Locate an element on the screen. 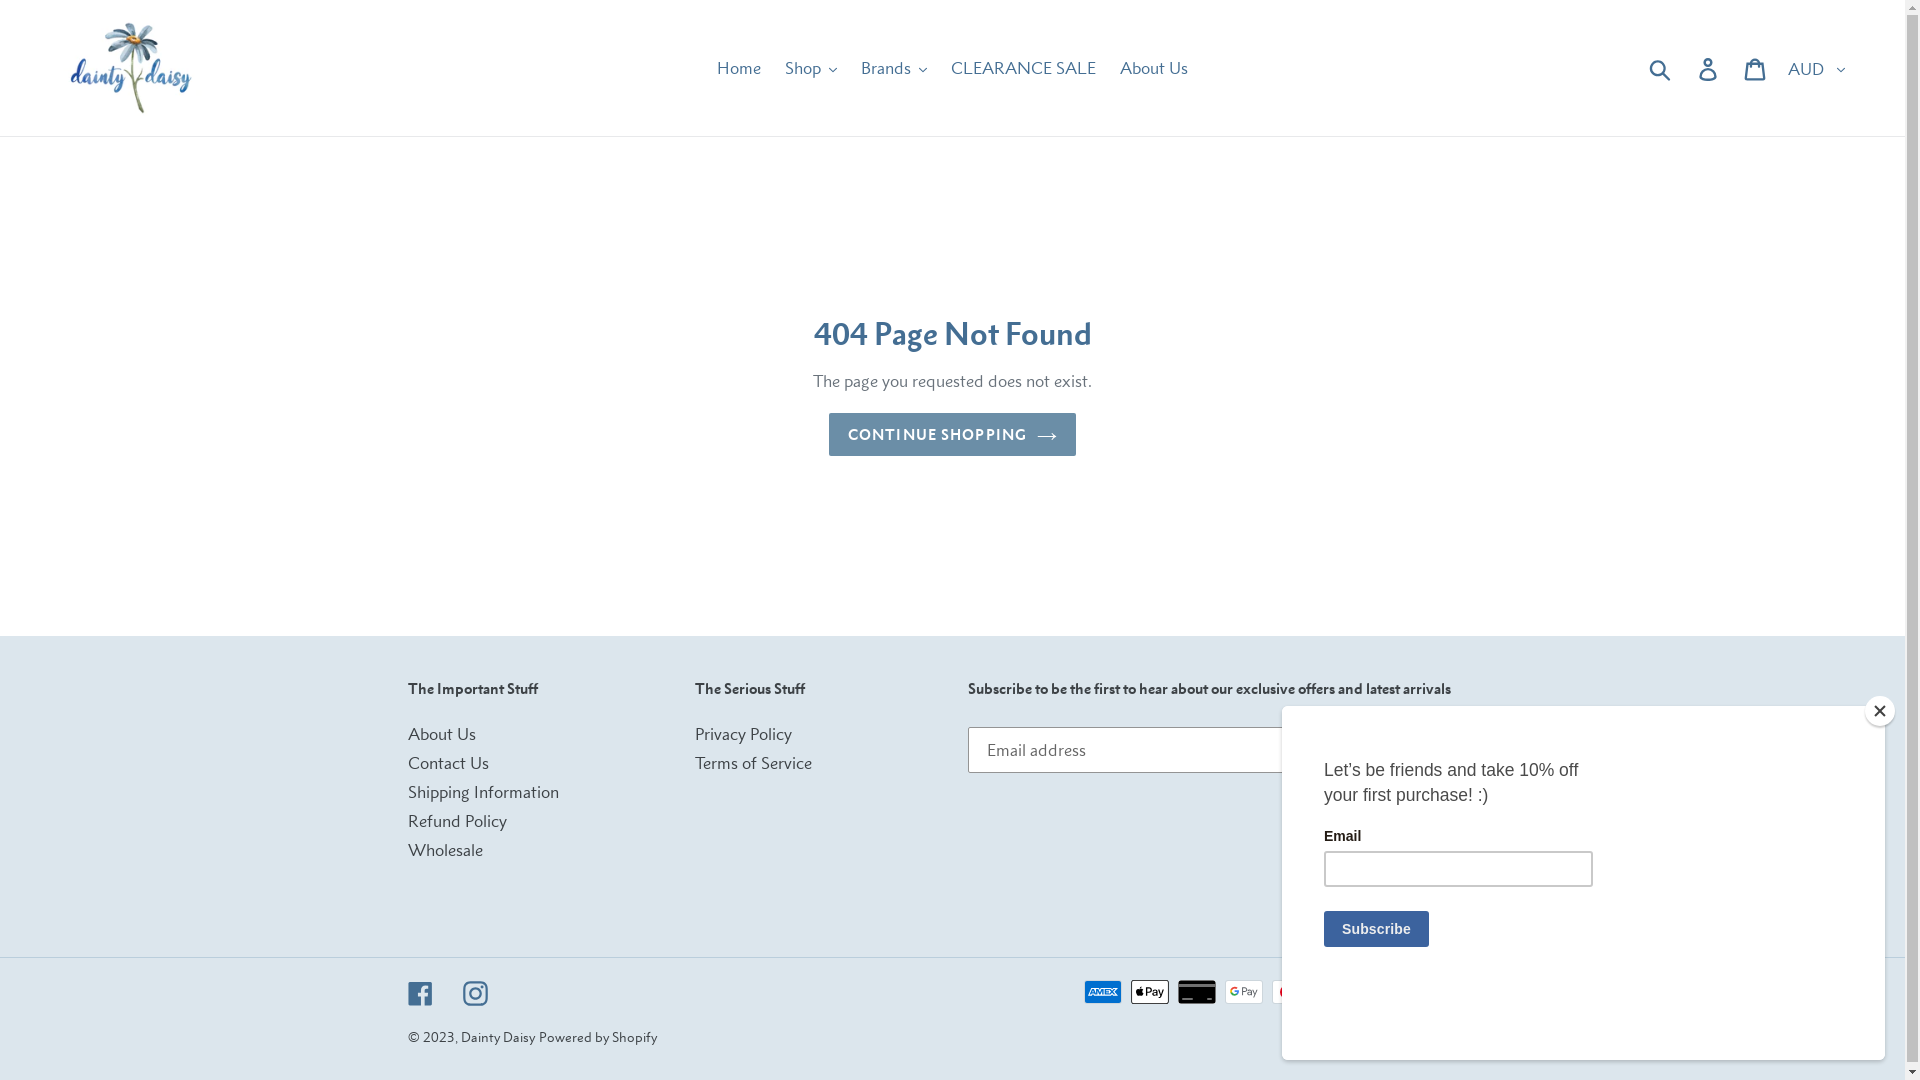 This screenshot has height=1080, width=1920. 'Shipping Information' is located at coordinates (483, 790).